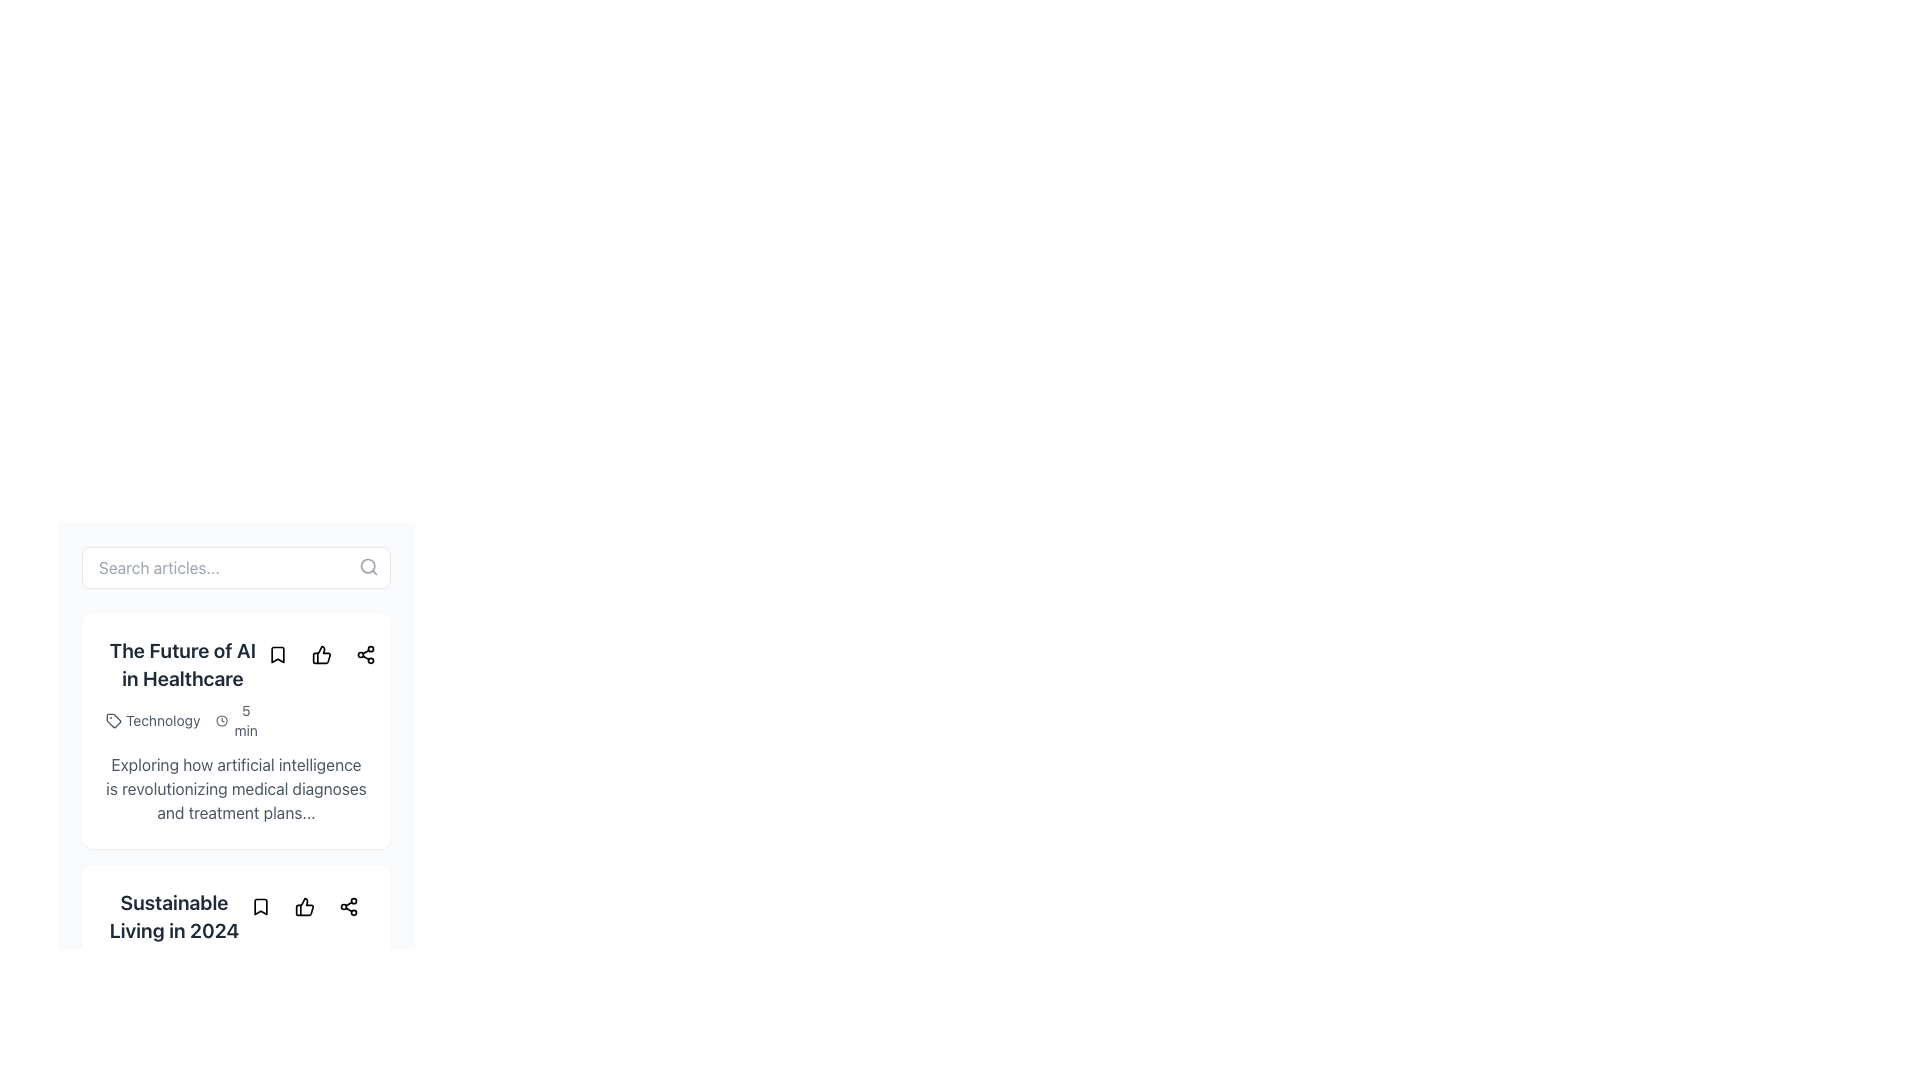 The image size is (1920, 1080). What do you see at coordinates (365, 655) in the screenshot?
I see `the share icon button located at the top right of the card titled 'The Future of AI in Healthcare' to share the item` at bounding box center [365, 655].